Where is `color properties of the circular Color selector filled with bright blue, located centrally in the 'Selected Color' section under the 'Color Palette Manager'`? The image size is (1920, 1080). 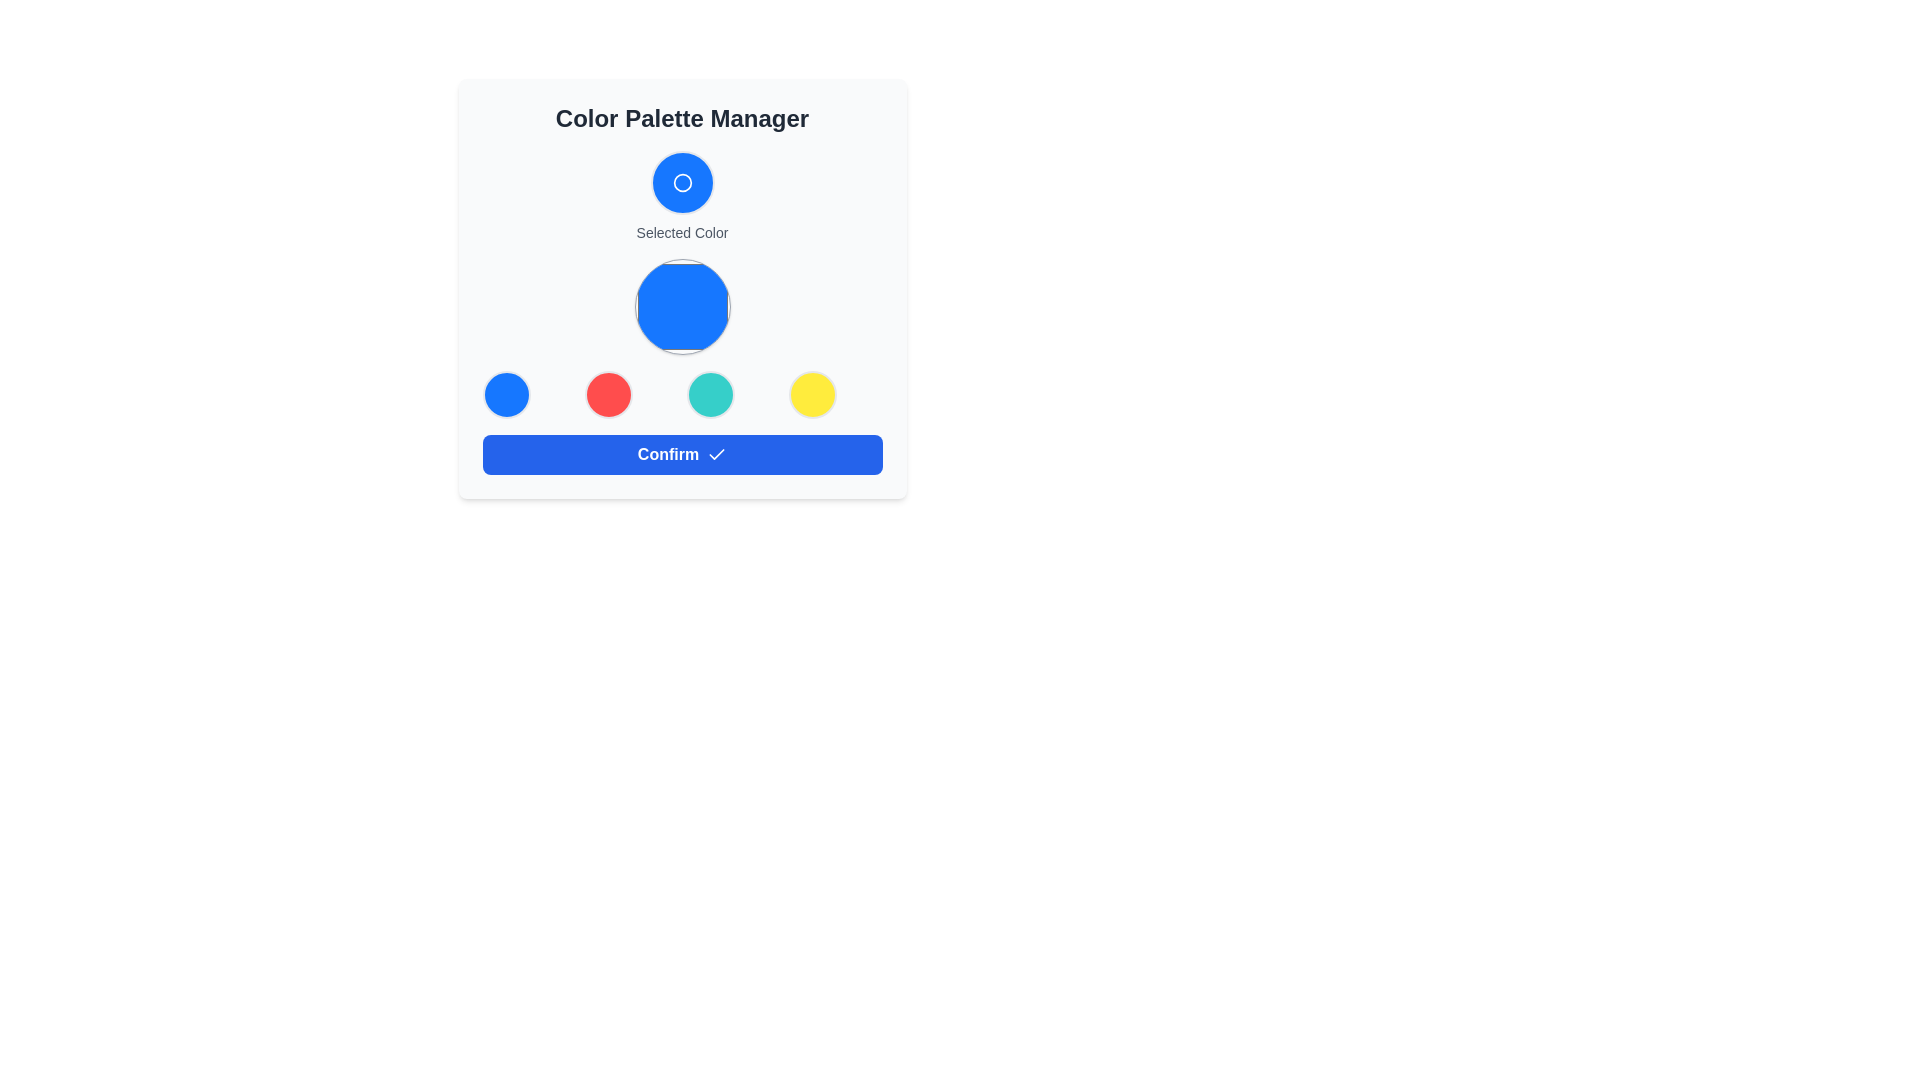 color properties of the circular Color selector filled with bright blue, located centrally in the 'Selected Color' section under the 'Color Palette Manager' is located at coordinates (682, 289).